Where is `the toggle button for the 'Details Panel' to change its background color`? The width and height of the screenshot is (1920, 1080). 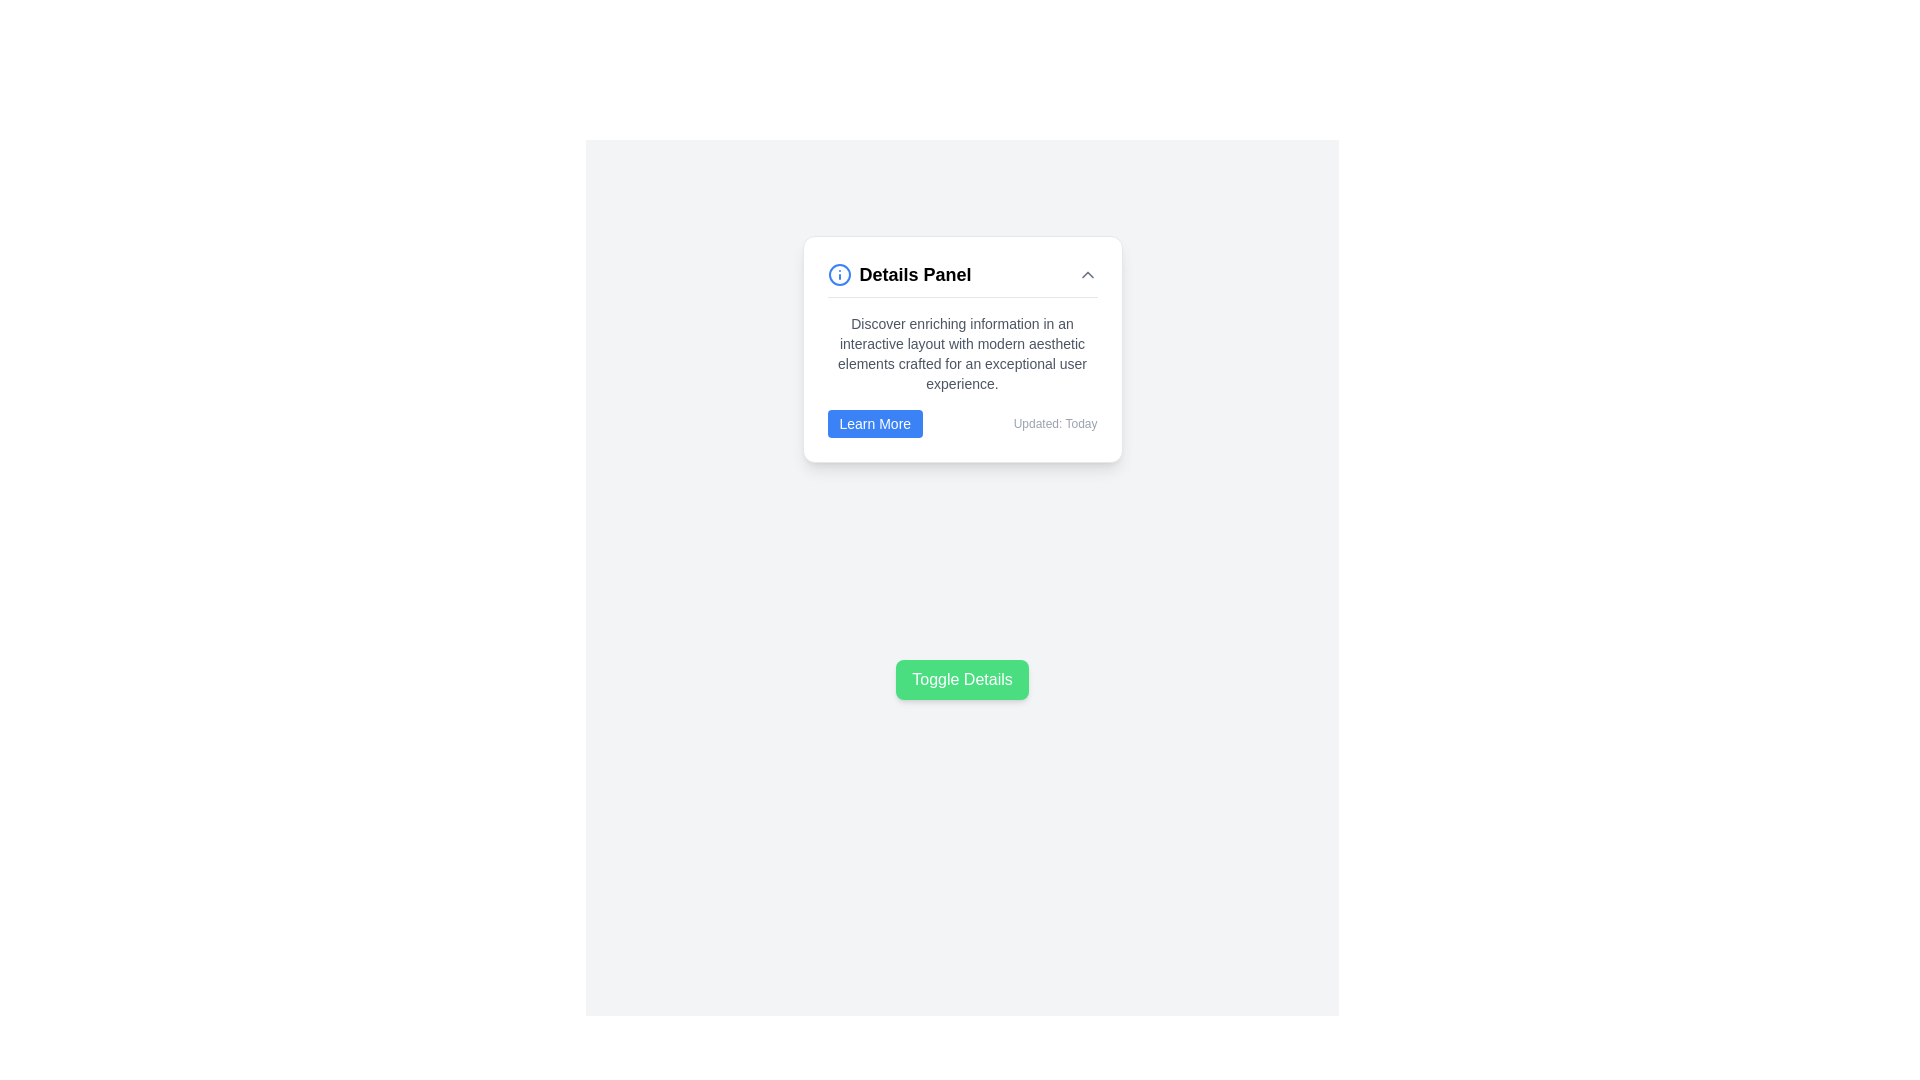 the toggle button for the 'Details Panel' to change its background color is located at coordinates (962, 678).